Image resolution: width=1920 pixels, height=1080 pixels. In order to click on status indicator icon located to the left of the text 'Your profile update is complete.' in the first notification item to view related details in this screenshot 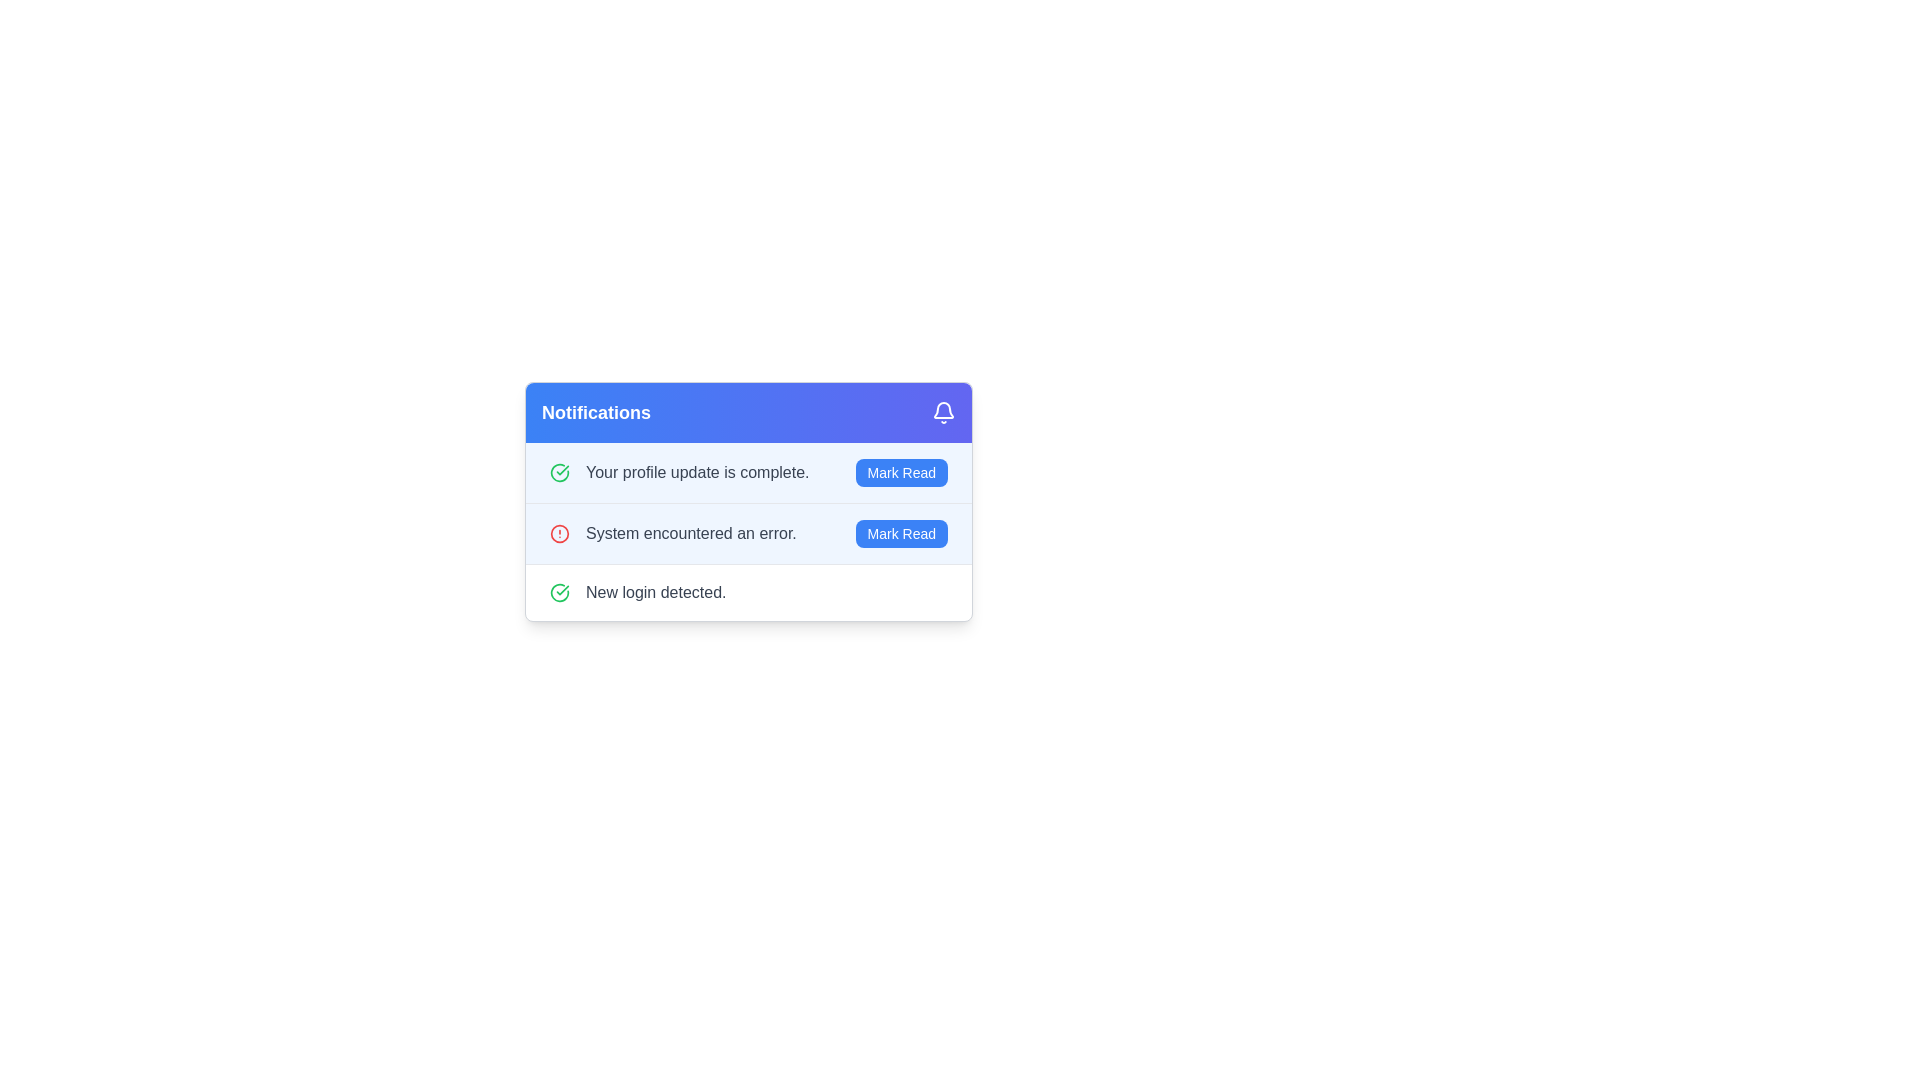, I will do `click(560, 473)`.